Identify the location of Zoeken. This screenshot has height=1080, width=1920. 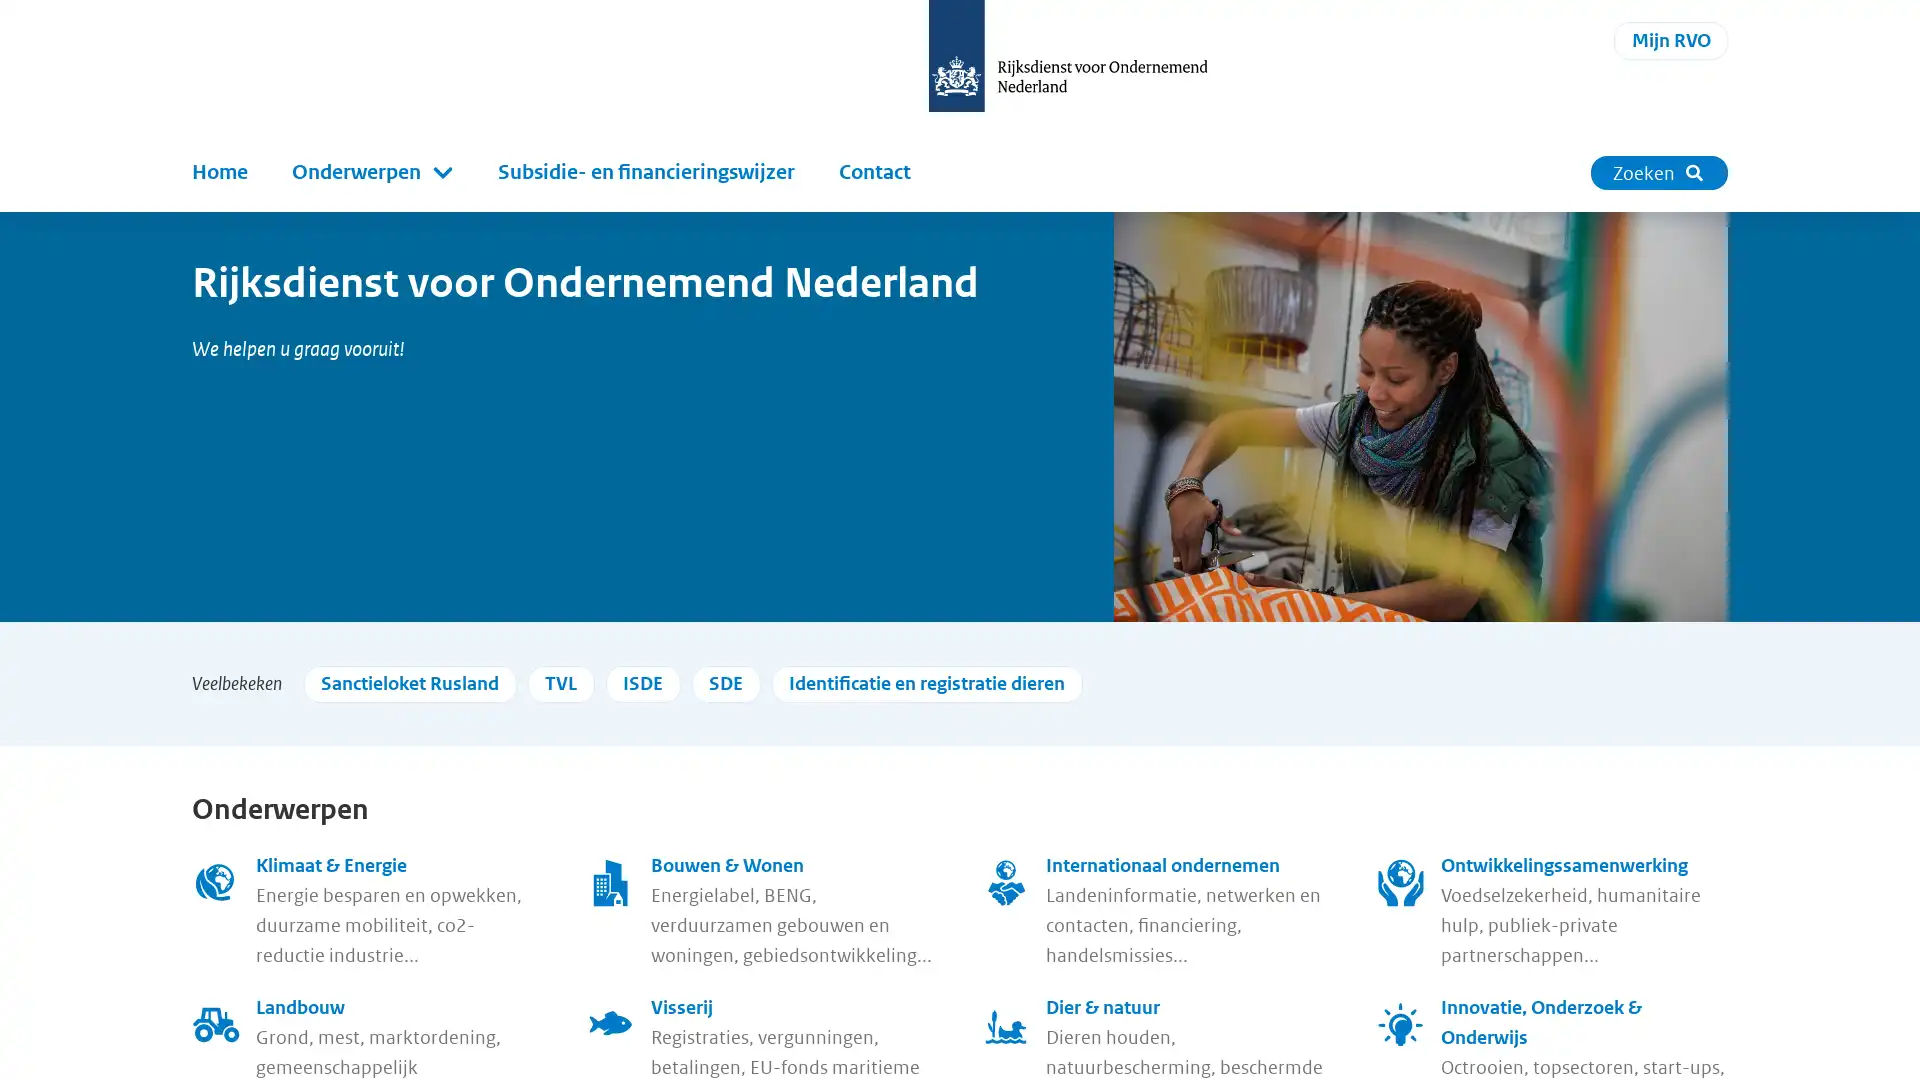
(1659, 172).